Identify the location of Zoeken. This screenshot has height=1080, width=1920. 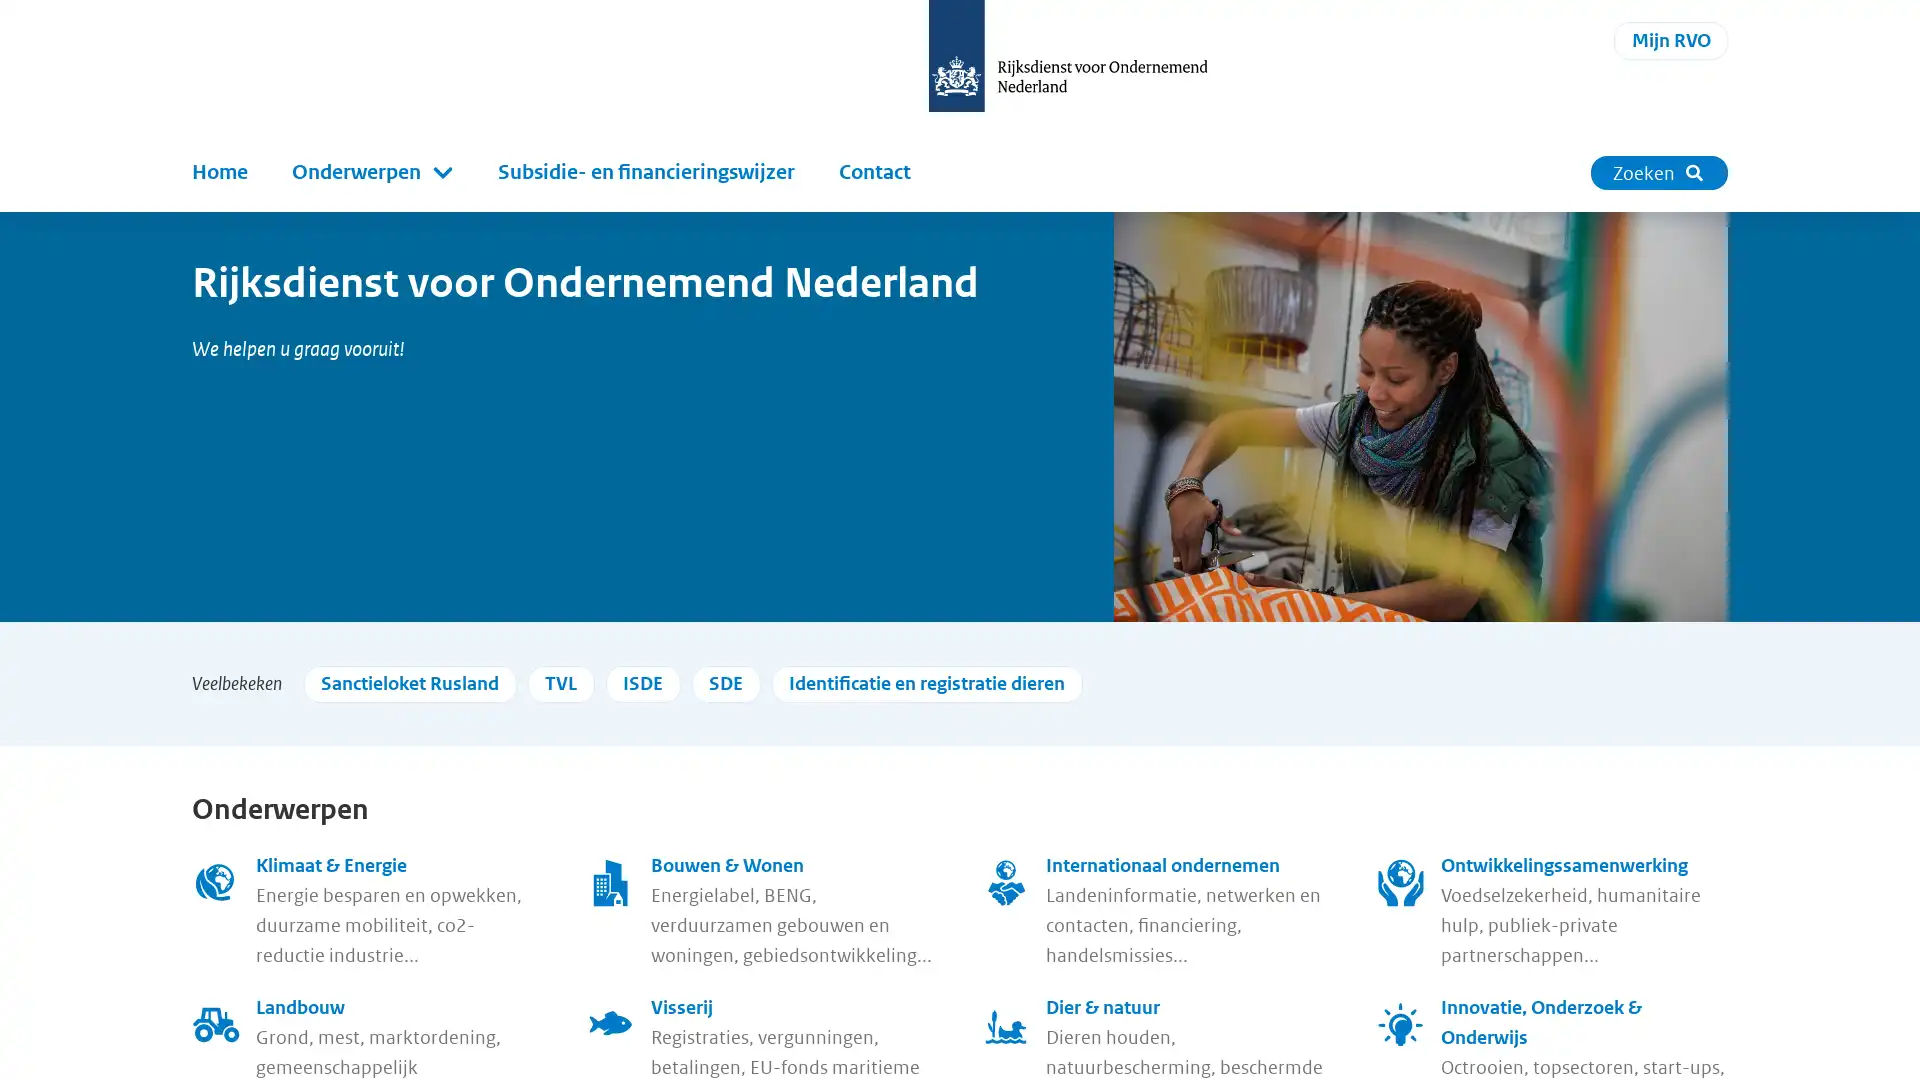
(1659, 172).